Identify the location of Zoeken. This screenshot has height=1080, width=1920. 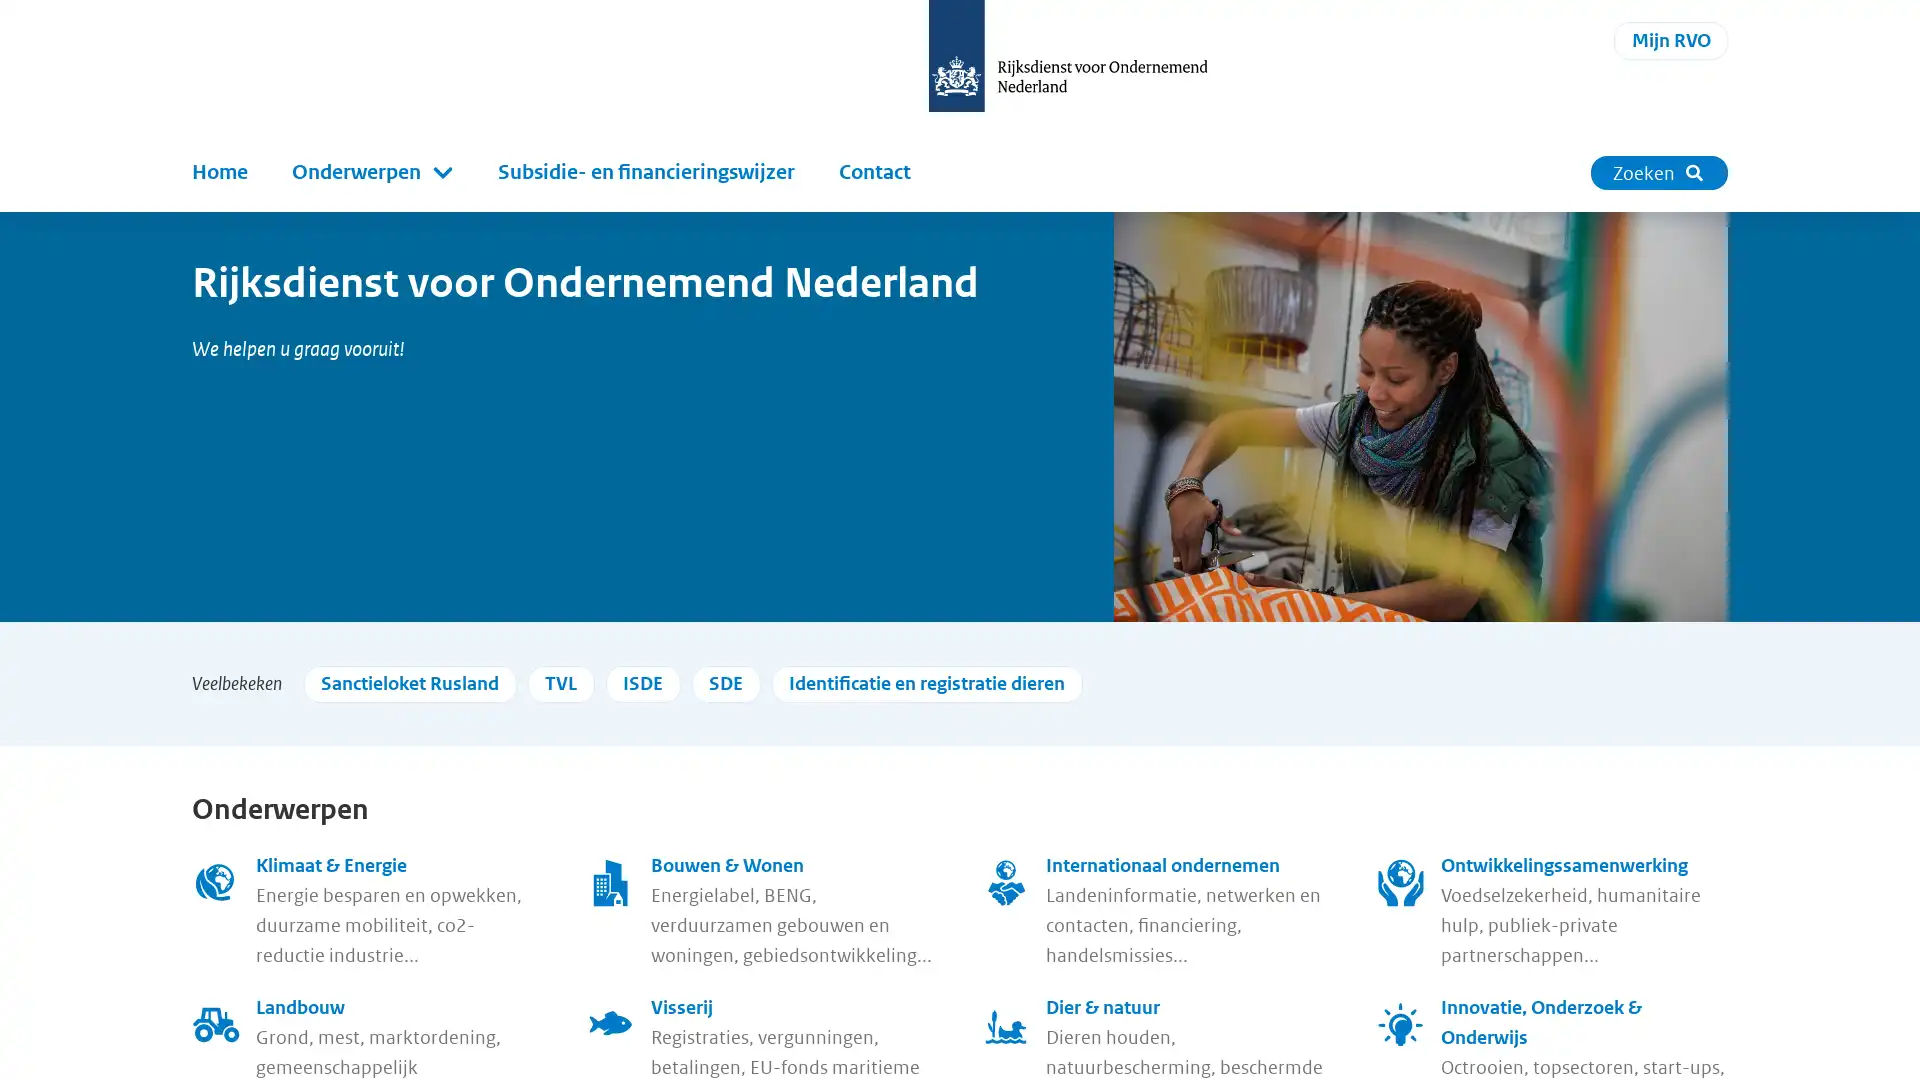
(1659, 172).